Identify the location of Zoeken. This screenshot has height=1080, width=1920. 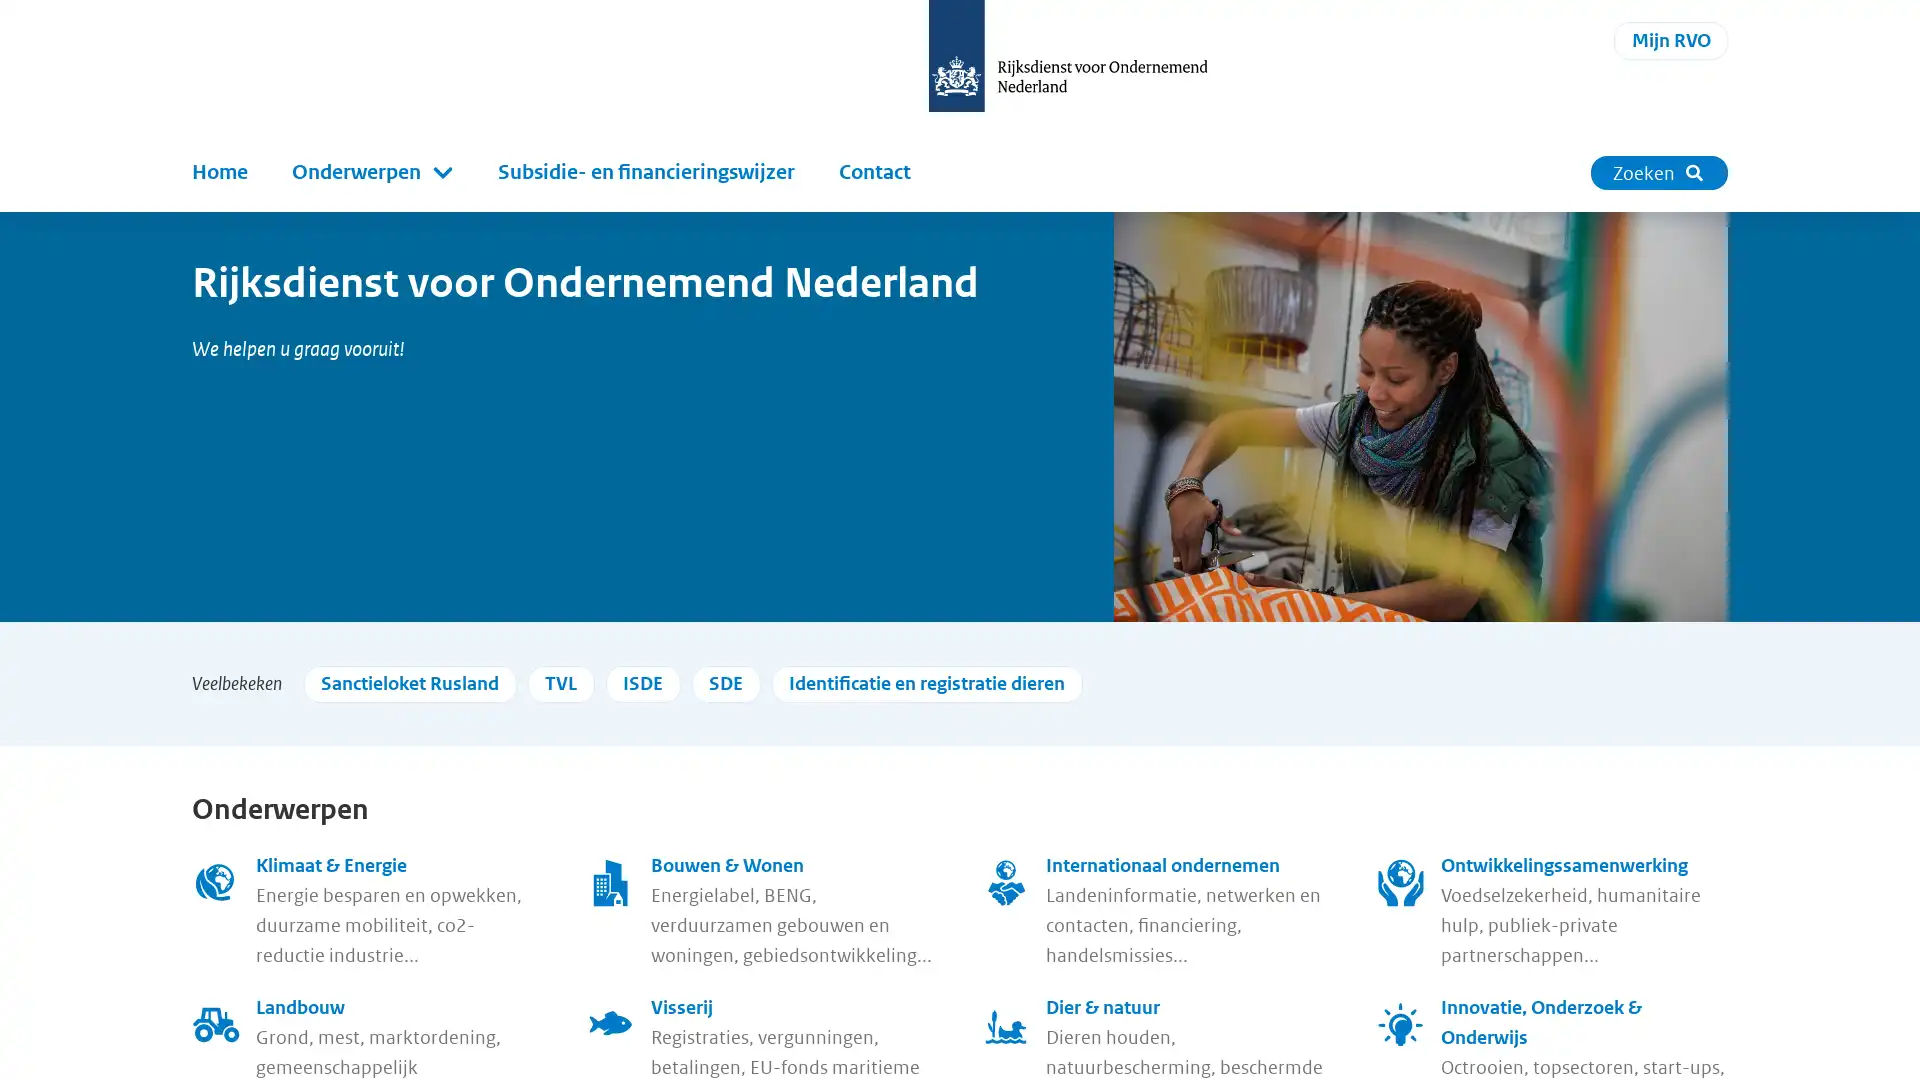
(1659, 172).